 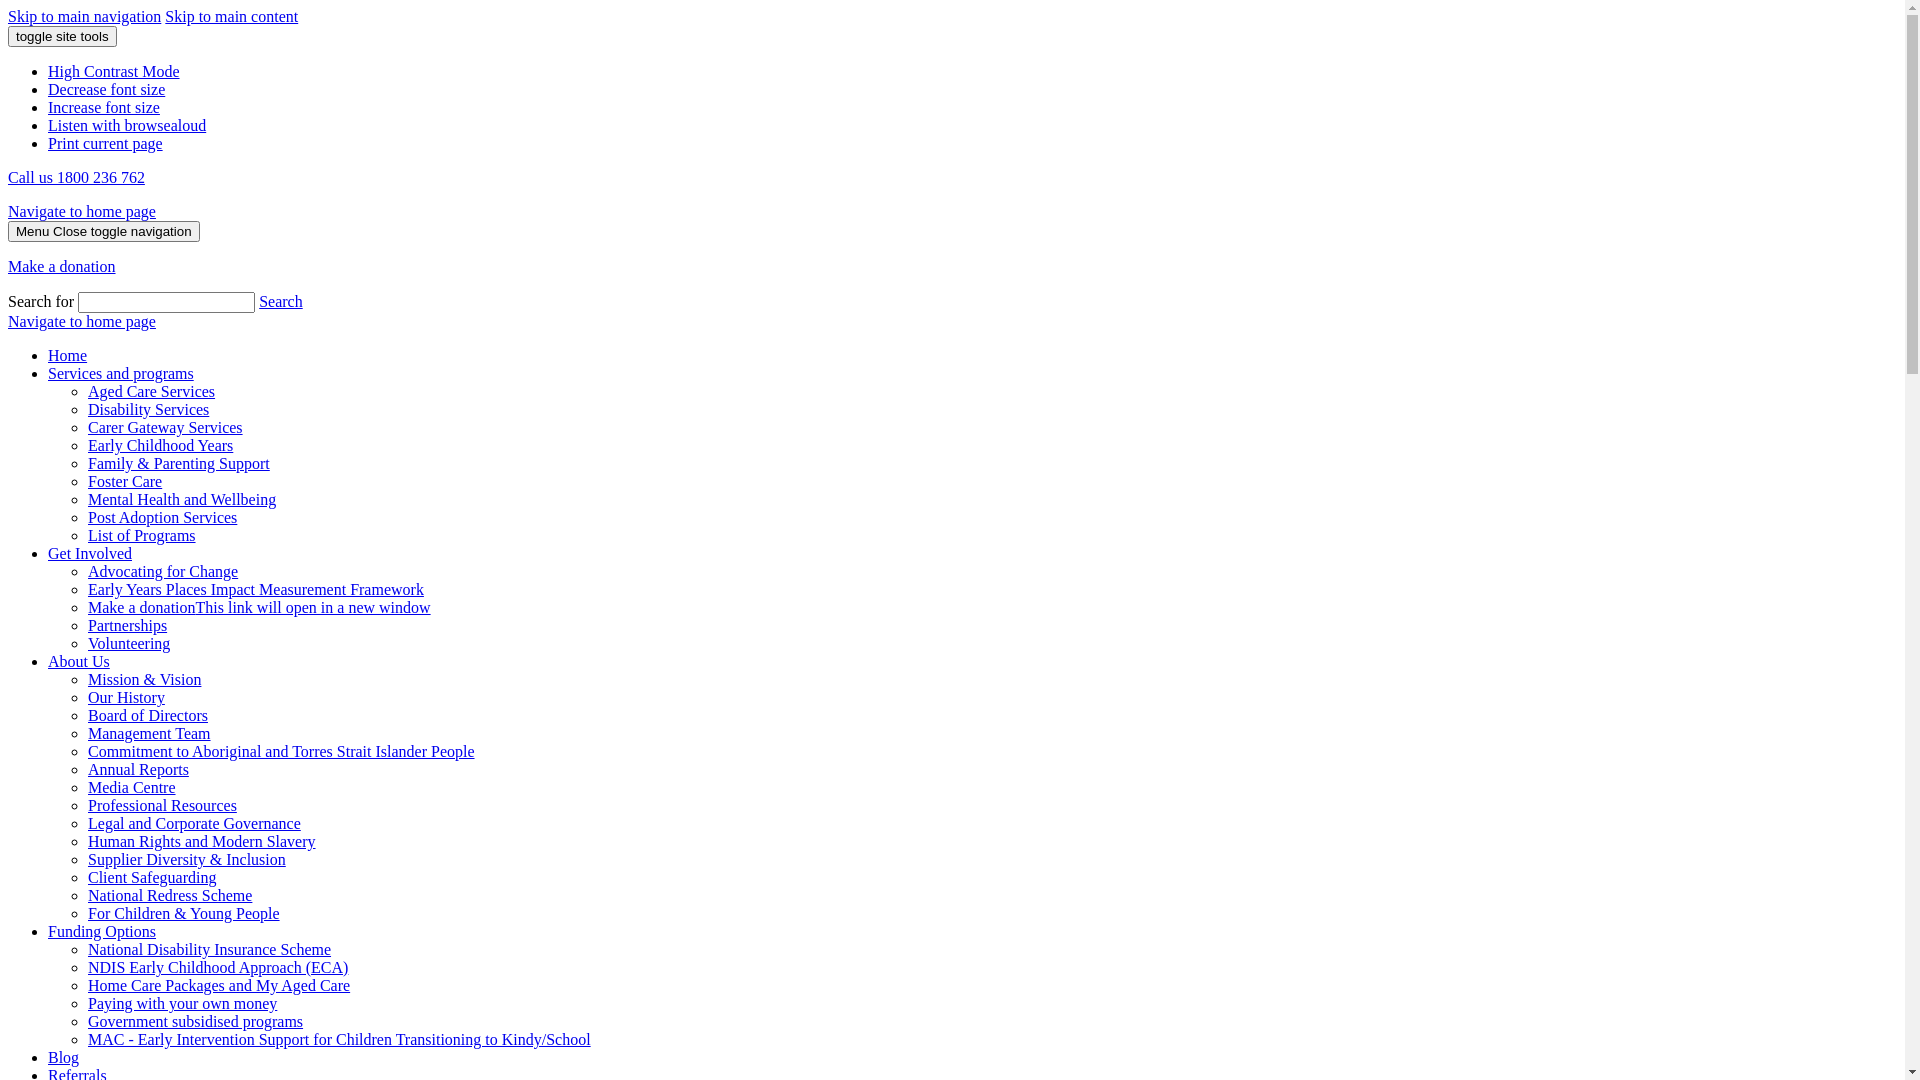 What do you see at coordinates (165, 426) in the screenshot?
I see `'Carer Gateway Services'` at bounding box center [165, 426].